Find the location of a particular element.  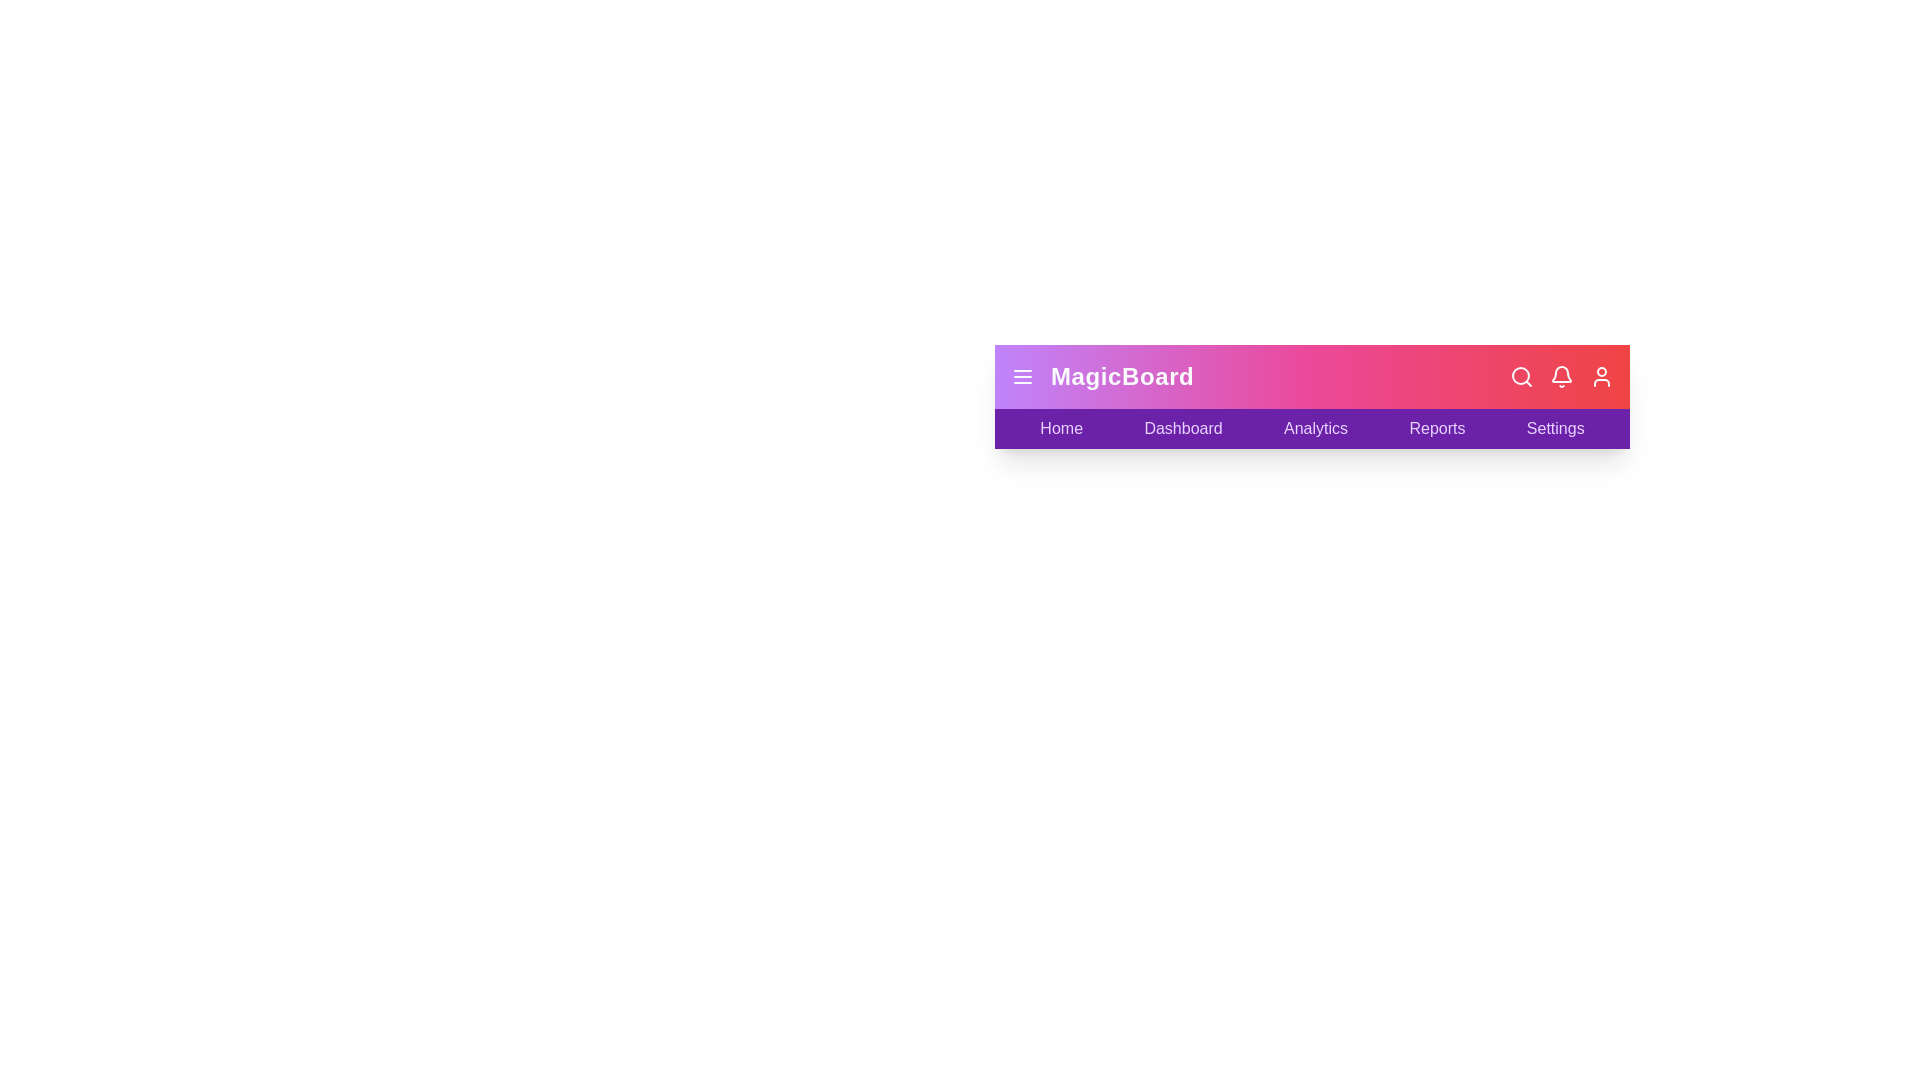

the Home label to navigate to the respective section is located at coordinates (1059, 427).